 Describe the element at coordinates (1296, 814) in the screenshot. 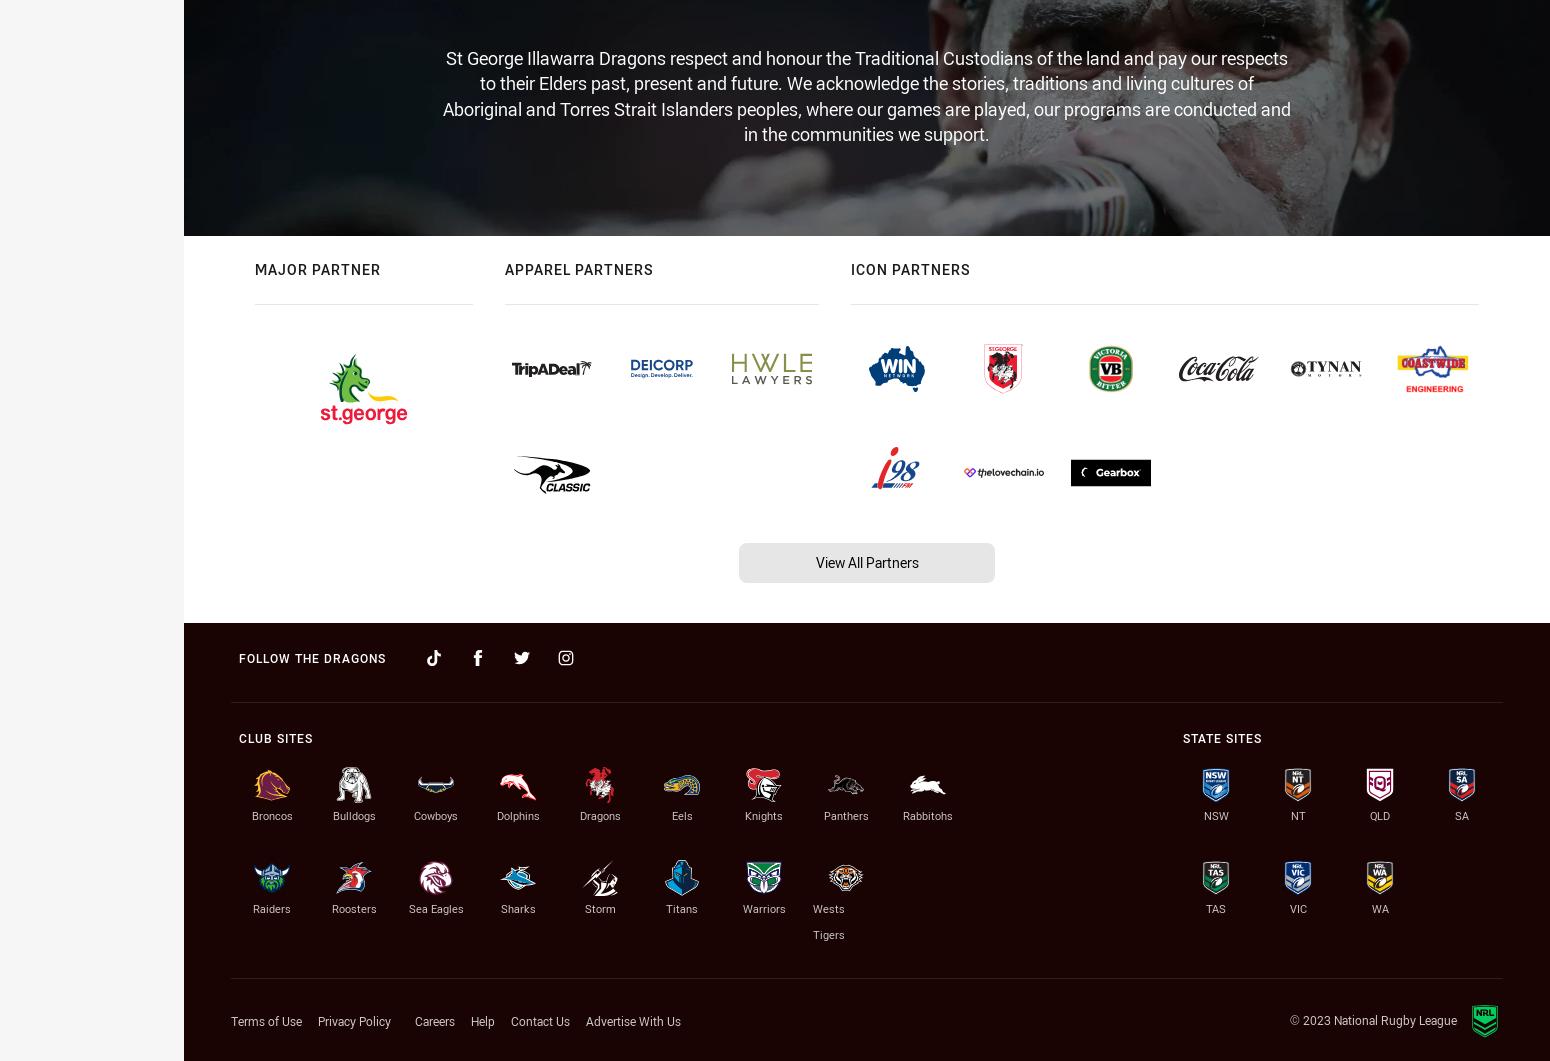

I see `'NT'` at that location.